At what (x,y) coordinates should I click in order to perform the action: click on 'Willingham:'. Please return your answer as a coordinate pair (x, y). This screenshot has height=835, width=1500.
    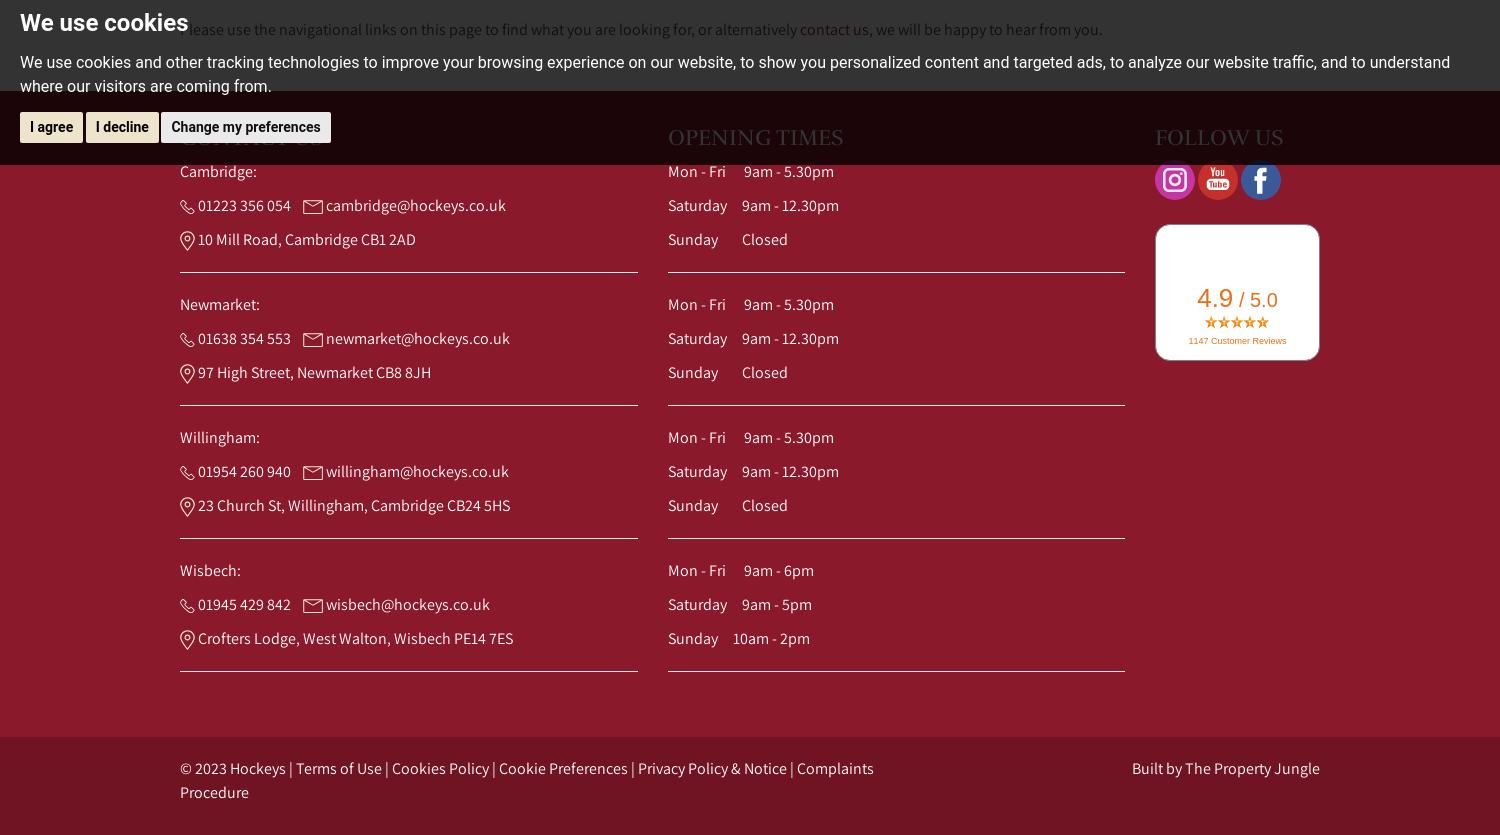
    Looking at the image, I should click on (219, 436).